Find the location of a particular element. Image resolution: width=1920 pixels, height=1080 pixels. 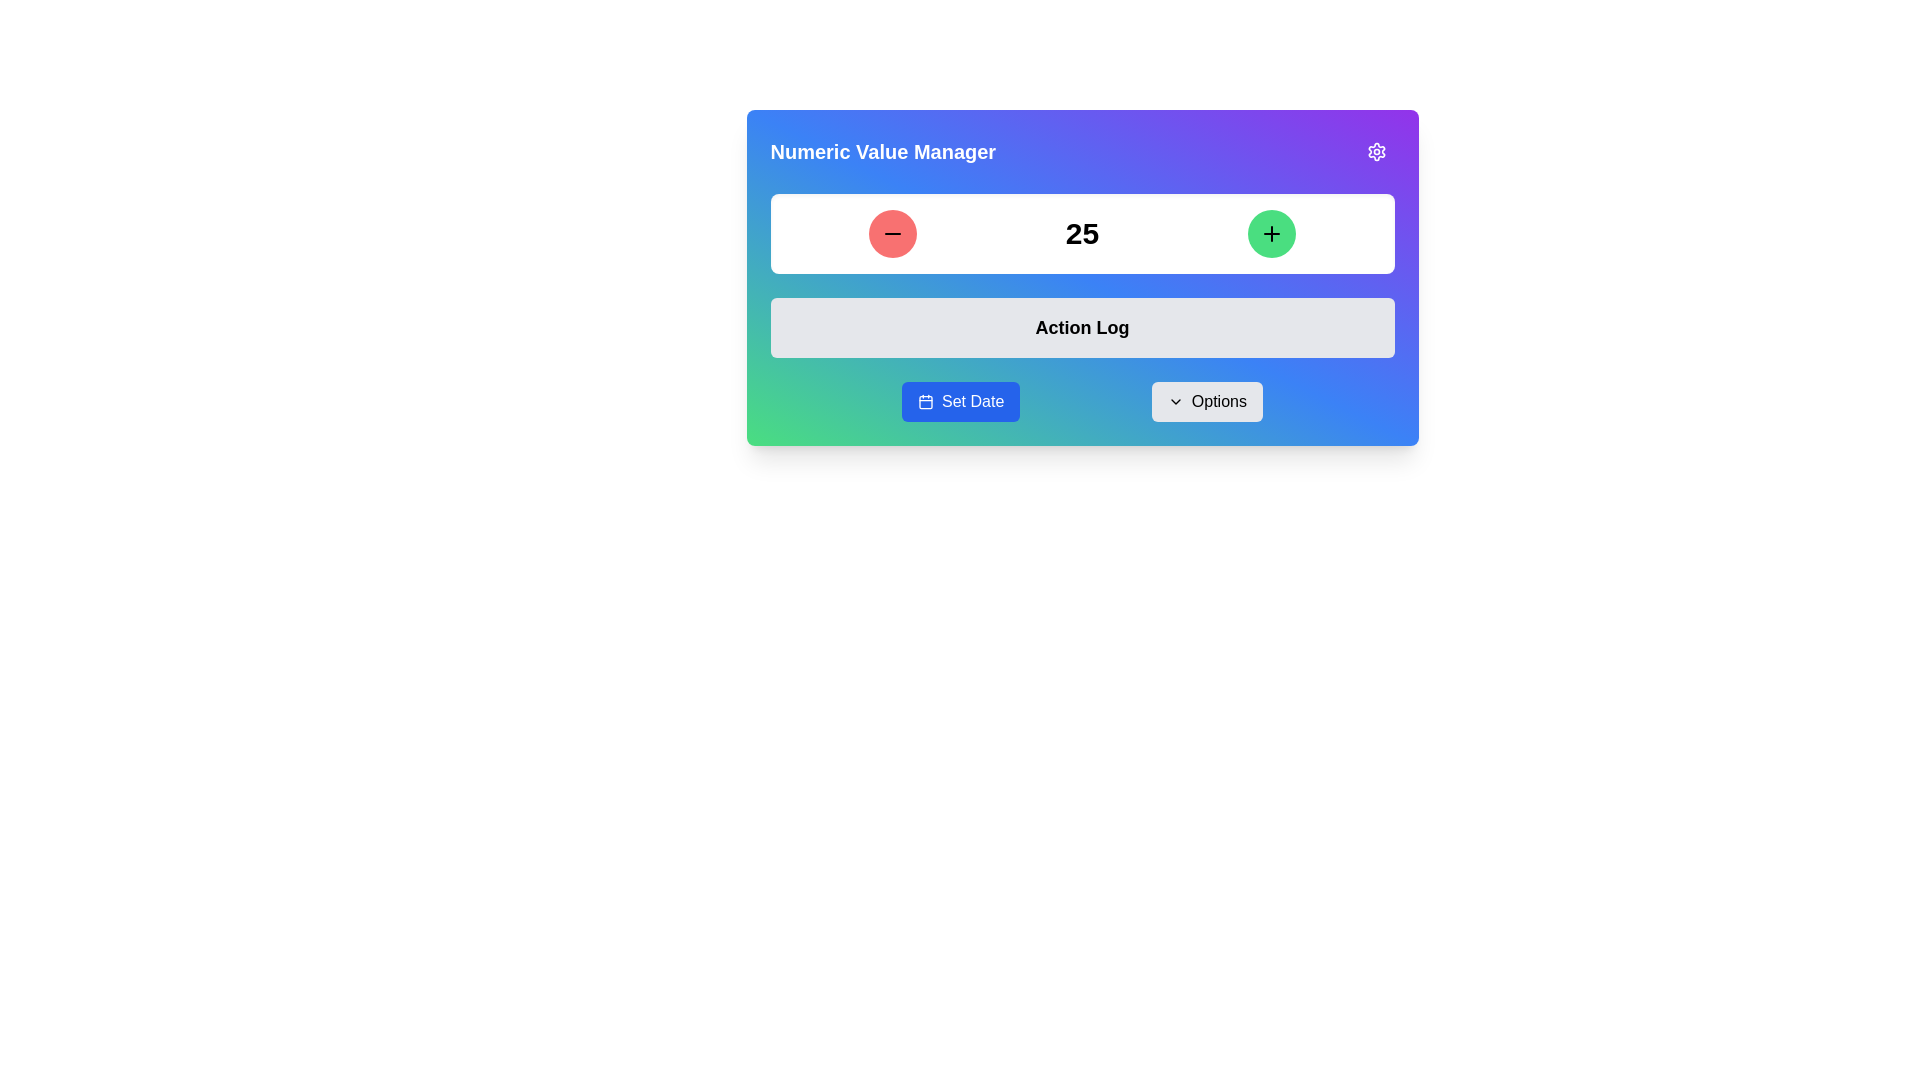

the 'Action Log' heading text, which is styled in bold and slightly enlarged font, located slightly below the numeric manager interface is located at coordinates (1081, 326).